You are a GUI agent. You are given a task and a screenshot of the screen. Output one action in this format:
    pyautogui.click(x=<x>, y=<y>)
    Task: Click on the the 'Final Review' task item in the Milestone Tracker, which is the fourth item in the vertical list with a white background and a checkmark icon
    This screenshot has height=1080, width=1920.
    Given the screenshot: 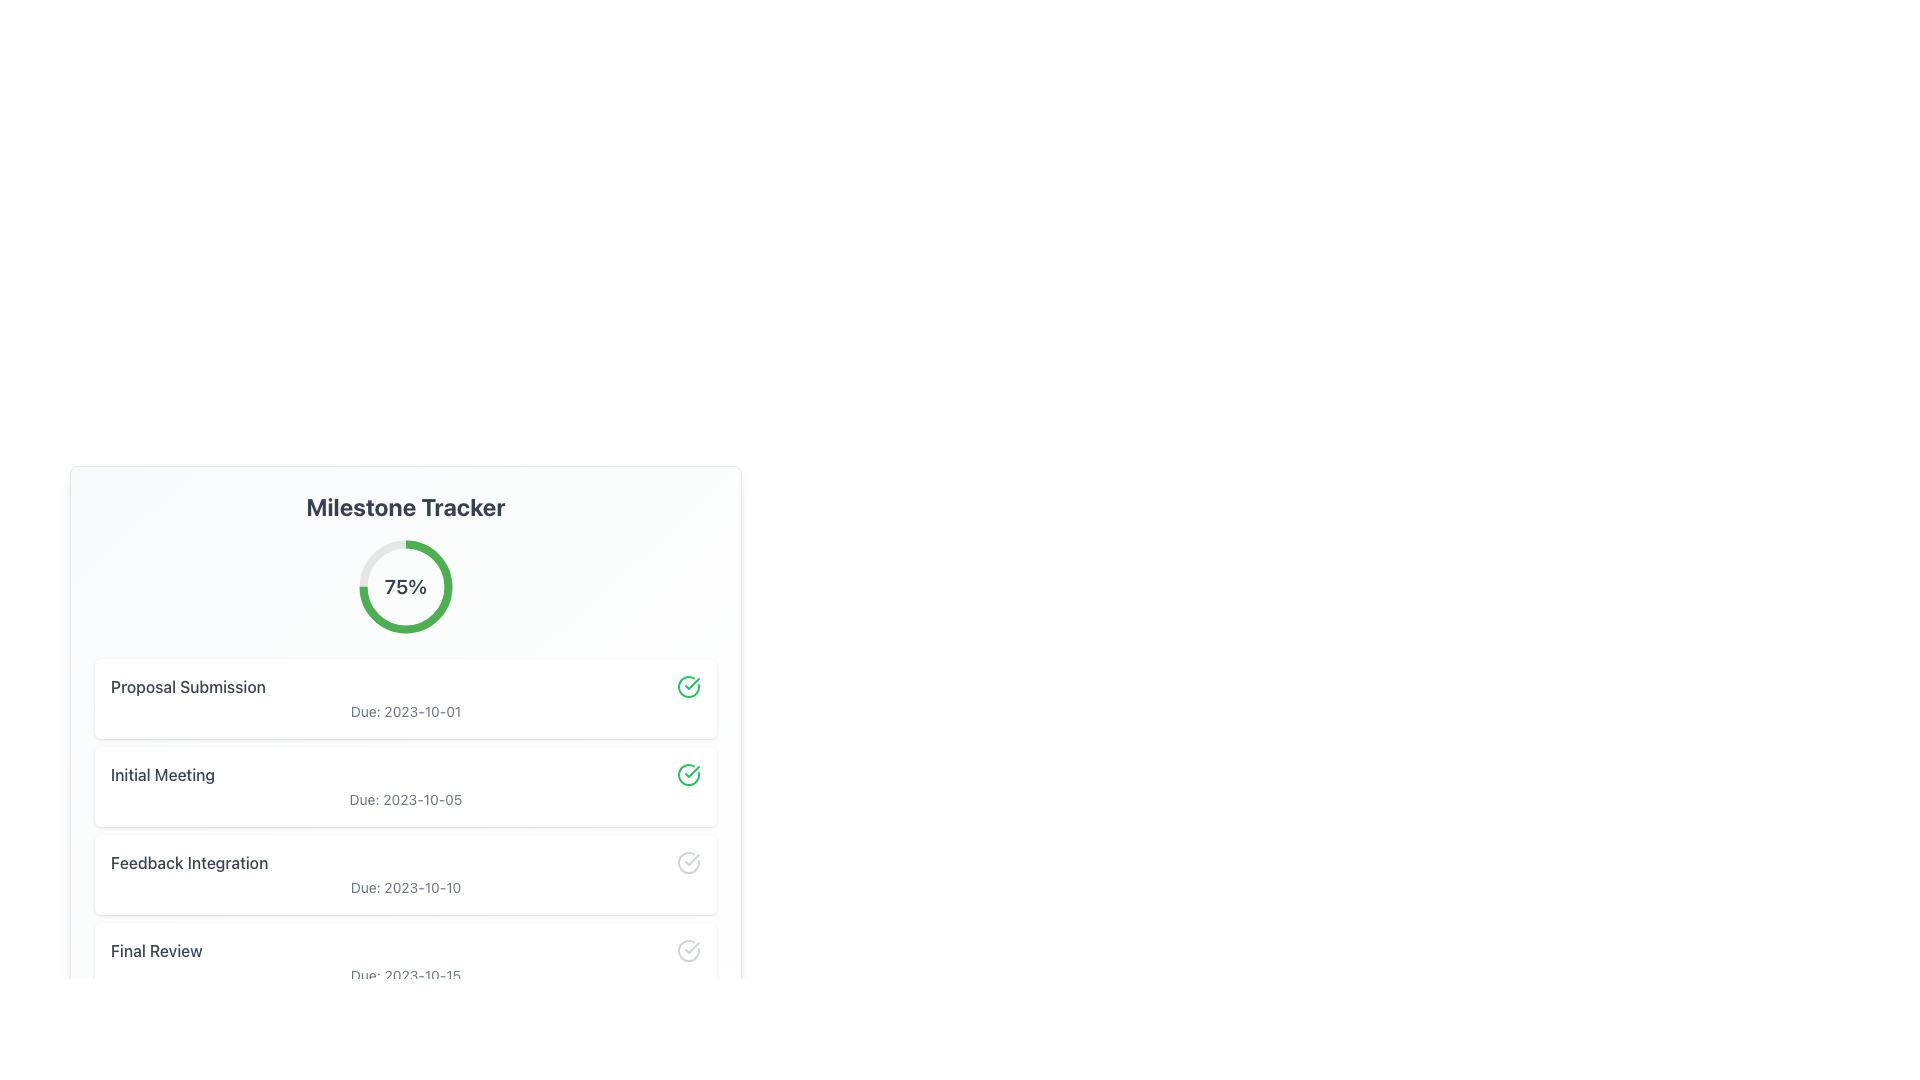 What is the action you would take?
    pyautogui.click(x=405, y=962)
    